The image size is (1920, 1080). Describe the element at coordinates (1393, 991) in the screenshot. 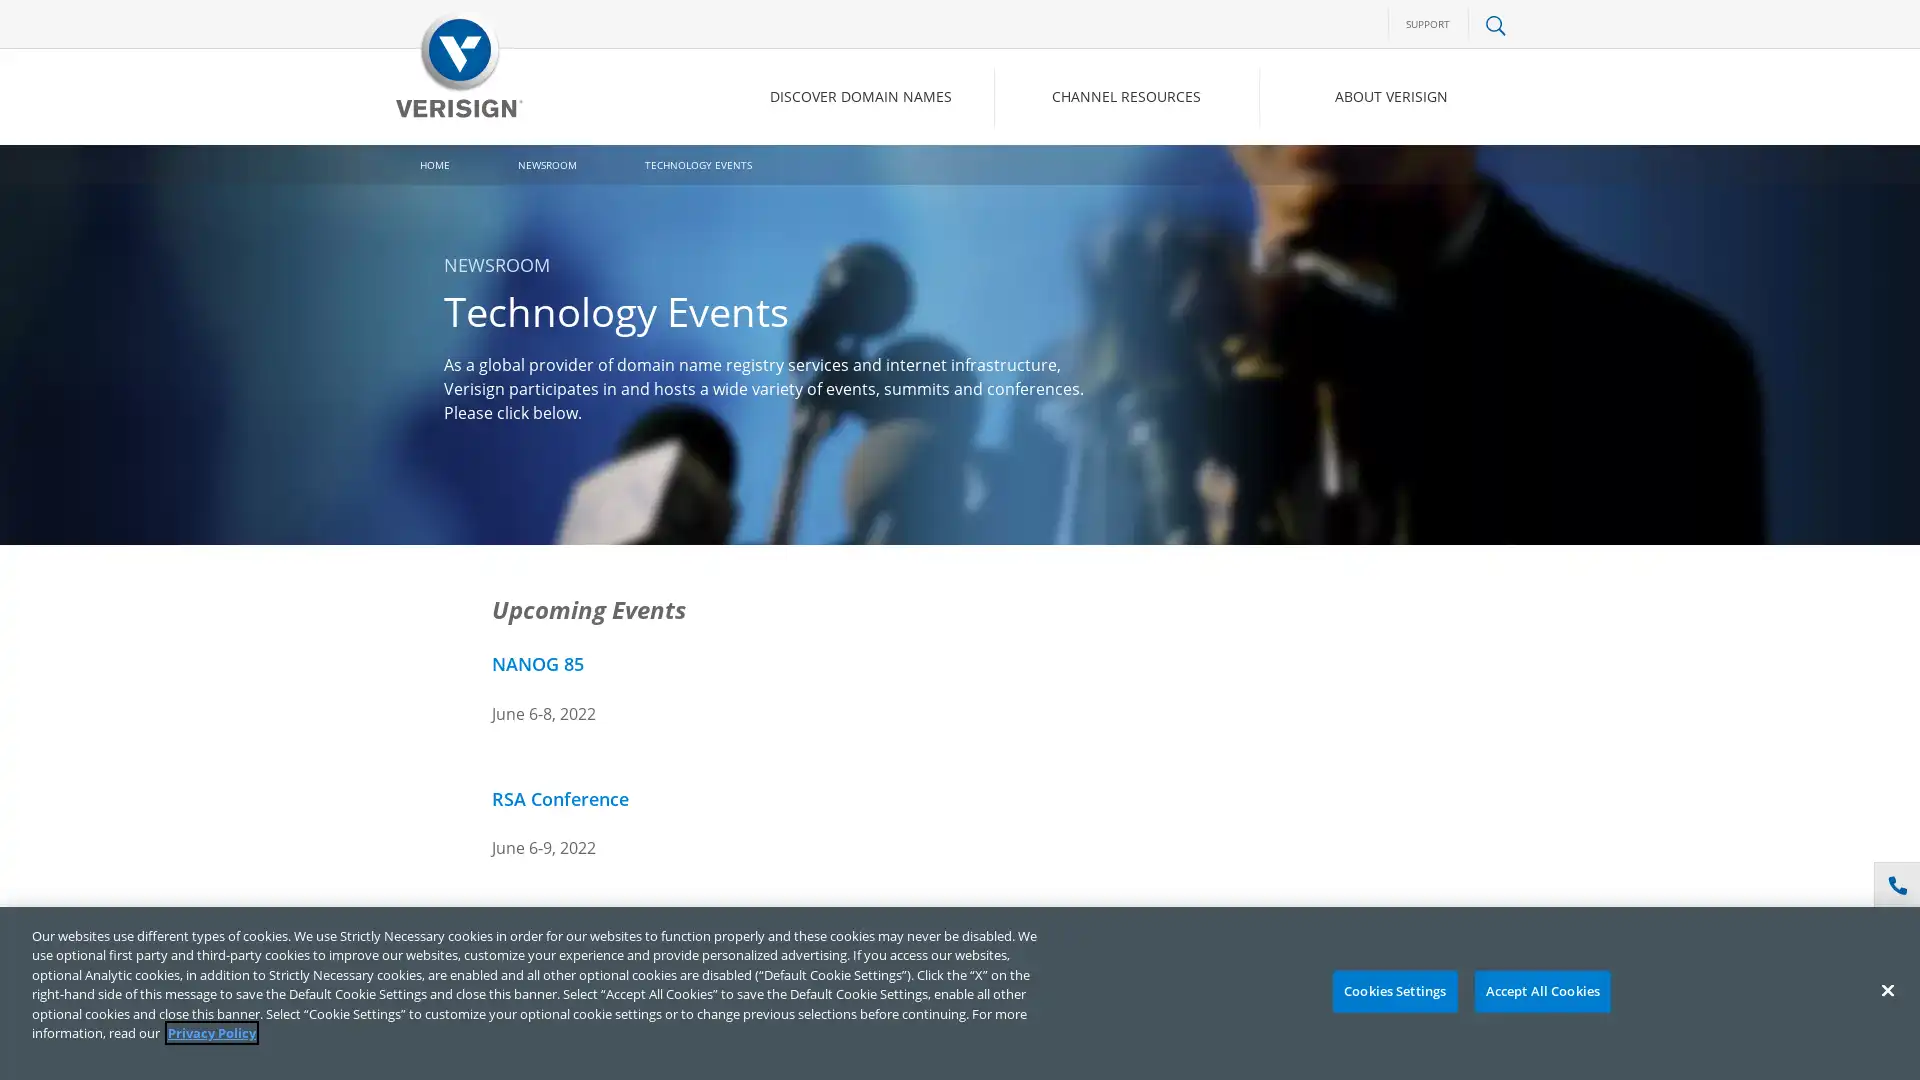

I see `Cookies Settings` at that location.